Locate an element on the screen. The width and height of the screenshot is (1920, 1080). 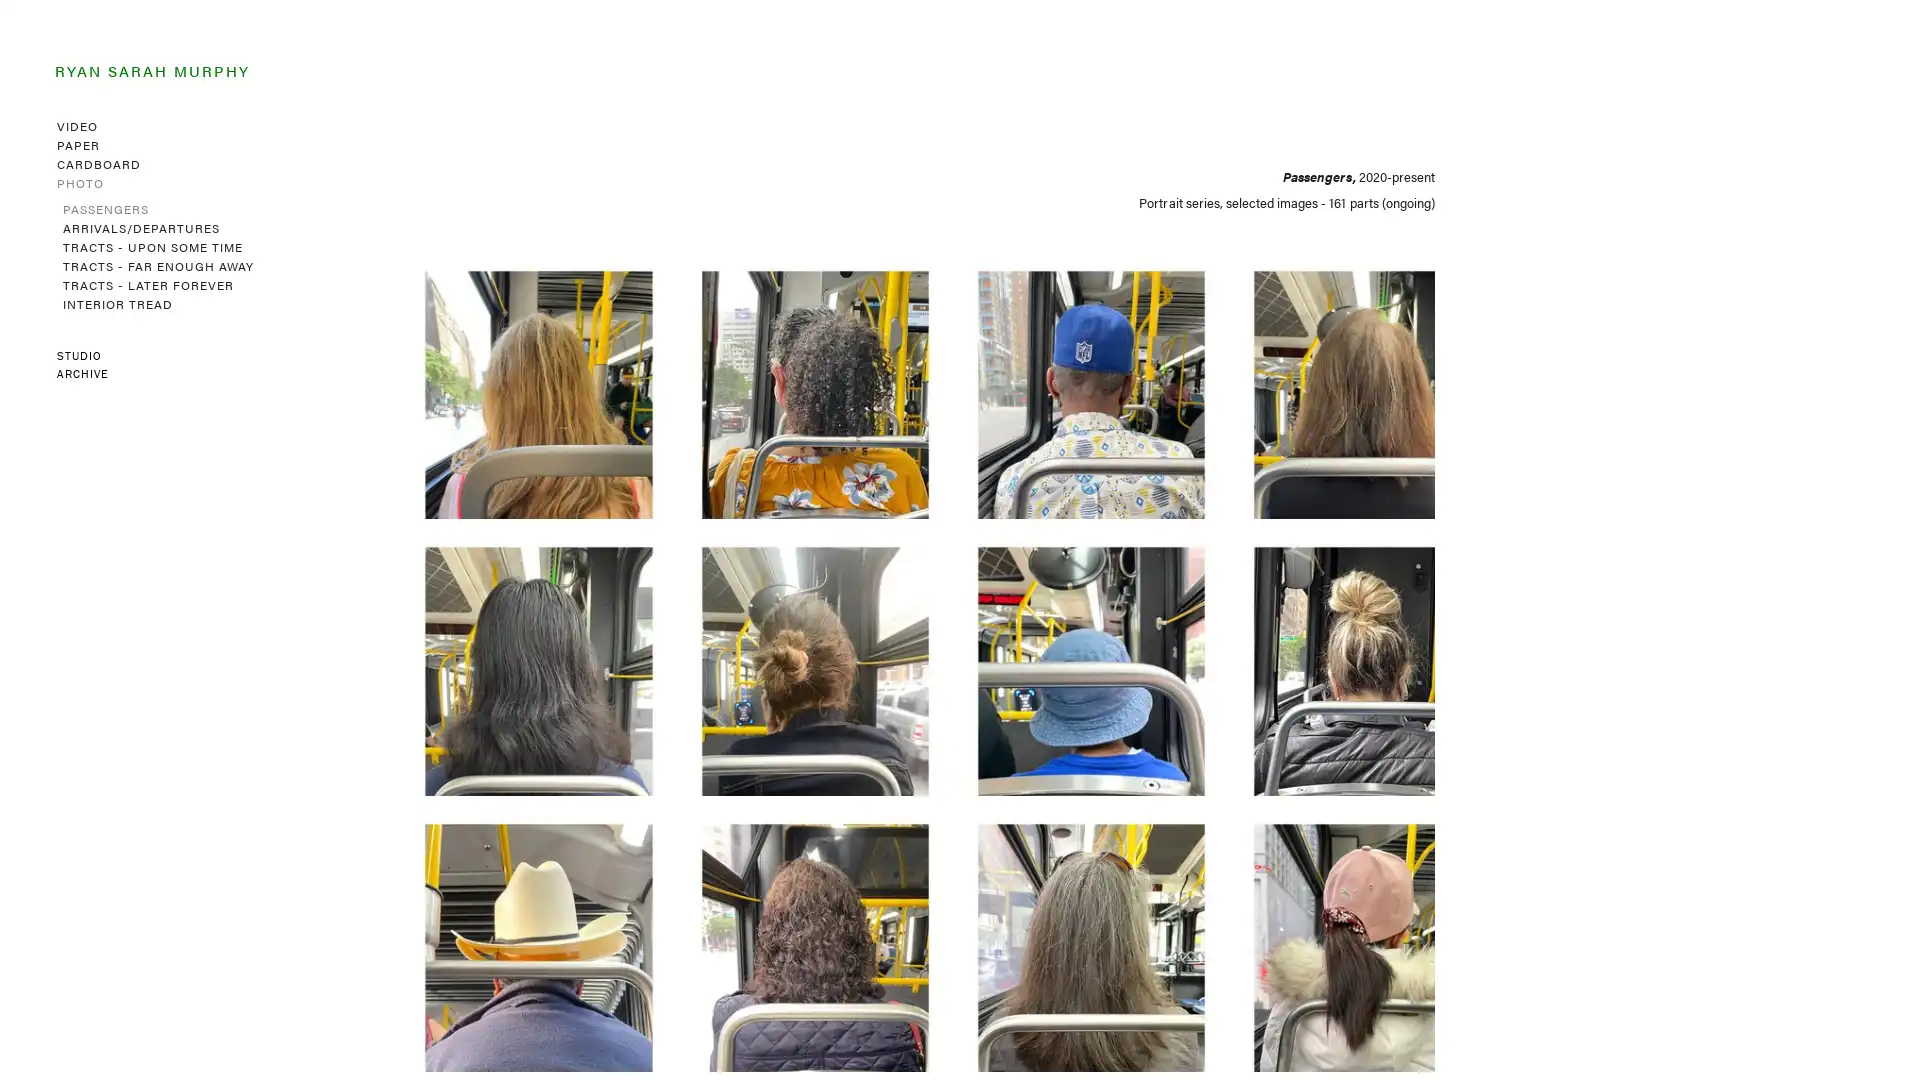
View fullsize Passenger 153-.jpeg is located at coordinates (480, 920).